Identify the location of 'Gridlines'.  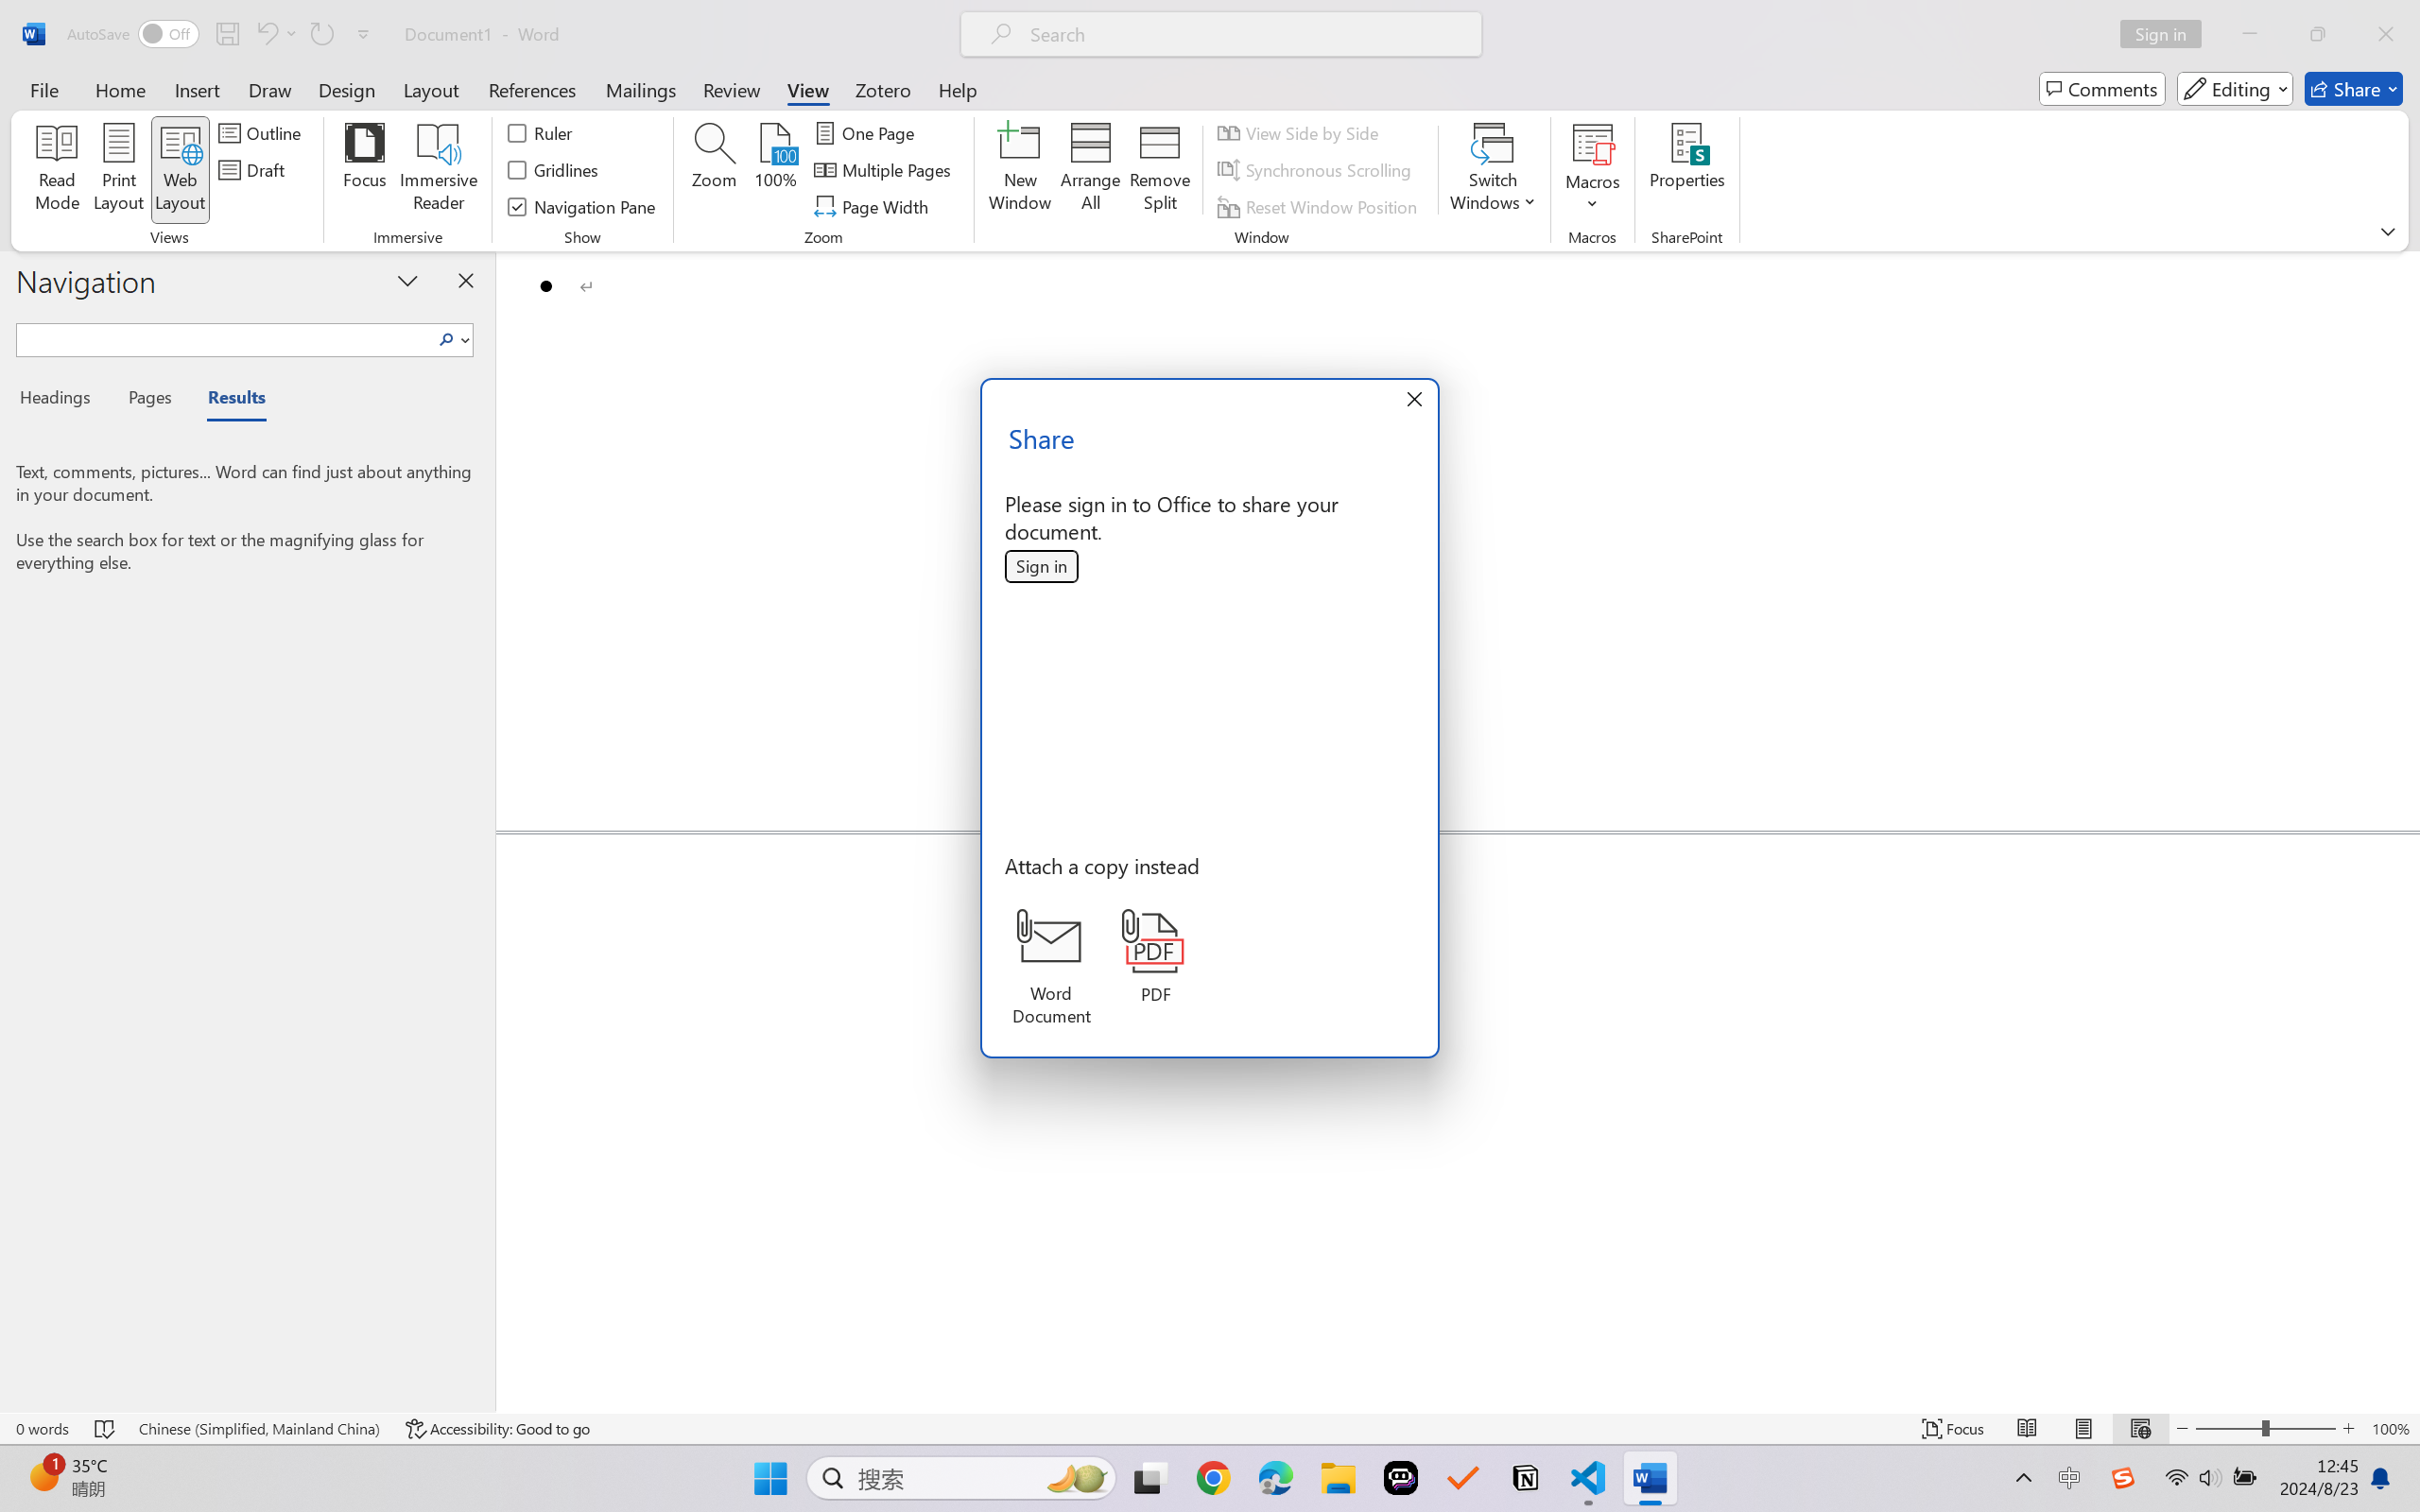
(553, 170).